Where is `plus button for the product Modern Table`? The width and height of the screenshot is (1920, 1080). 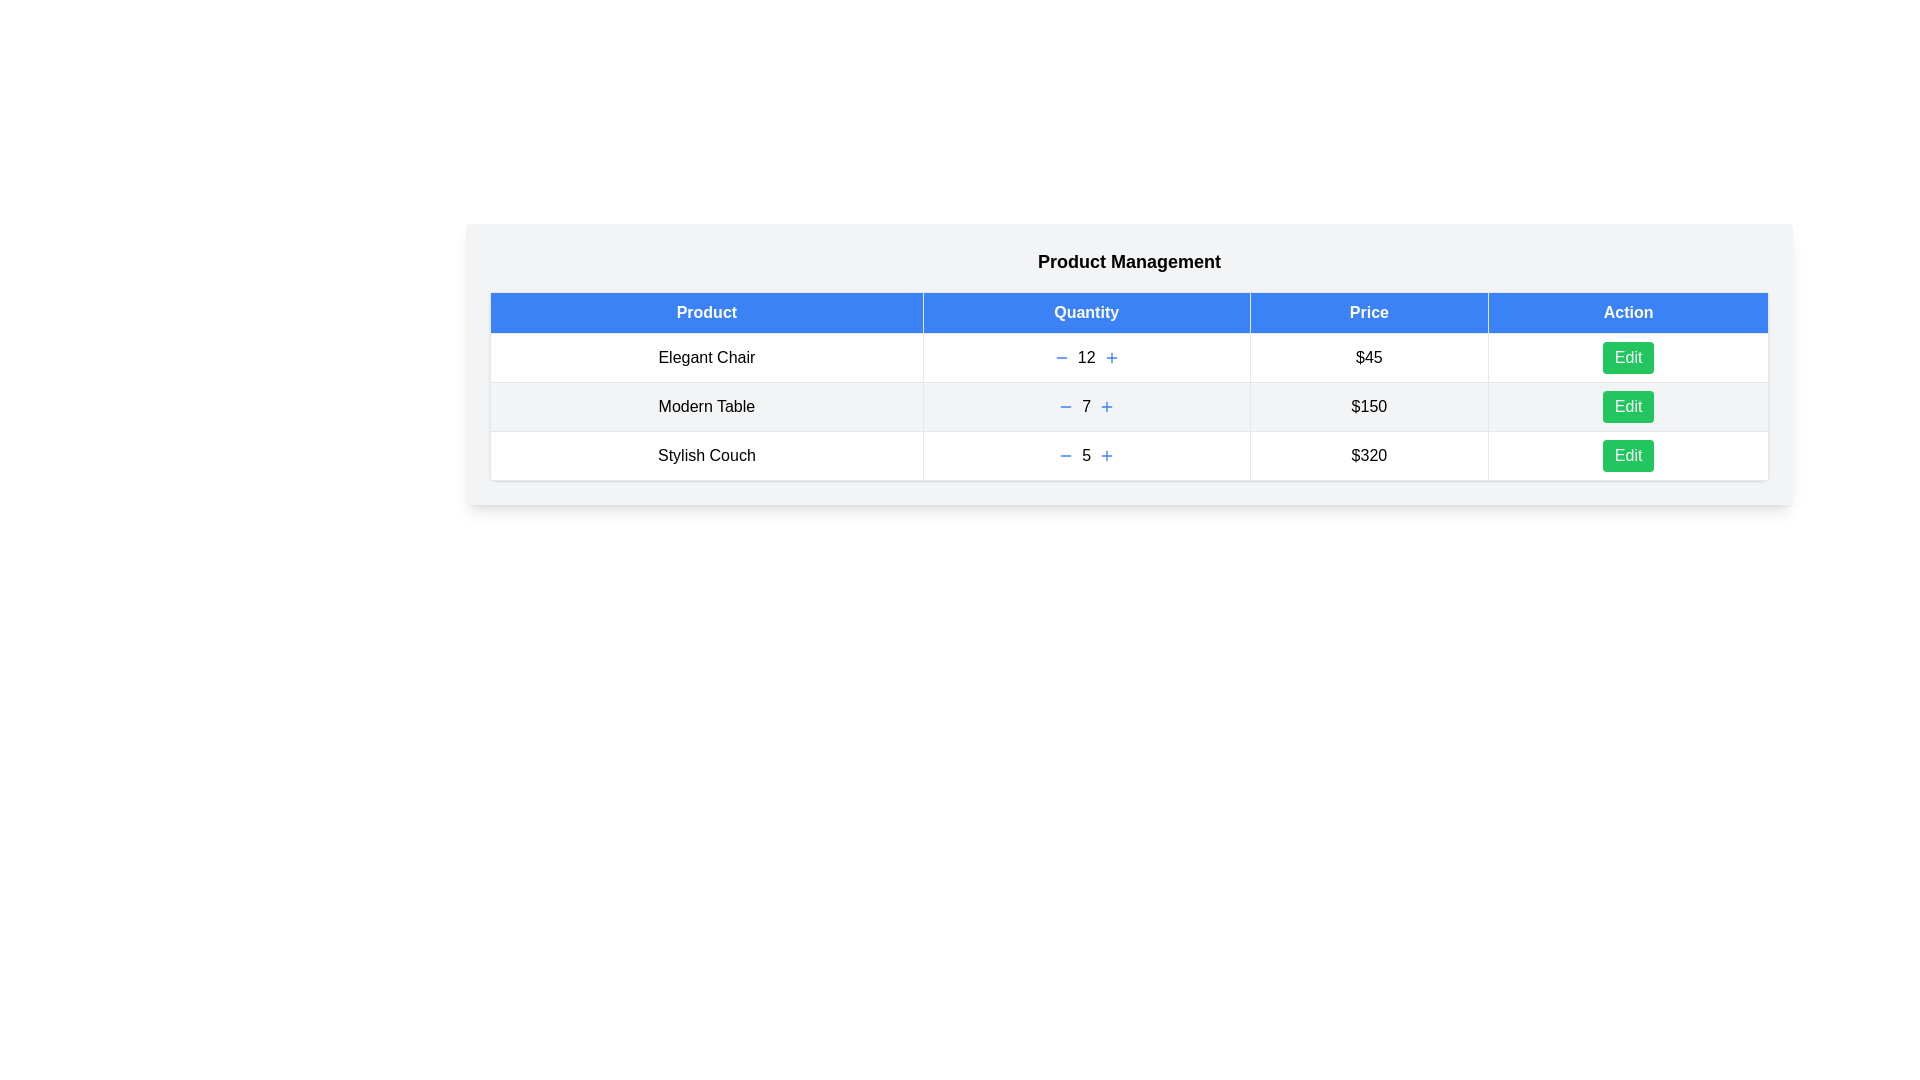
plus button for the product Modern Table is located at coordinates (1106, 406).